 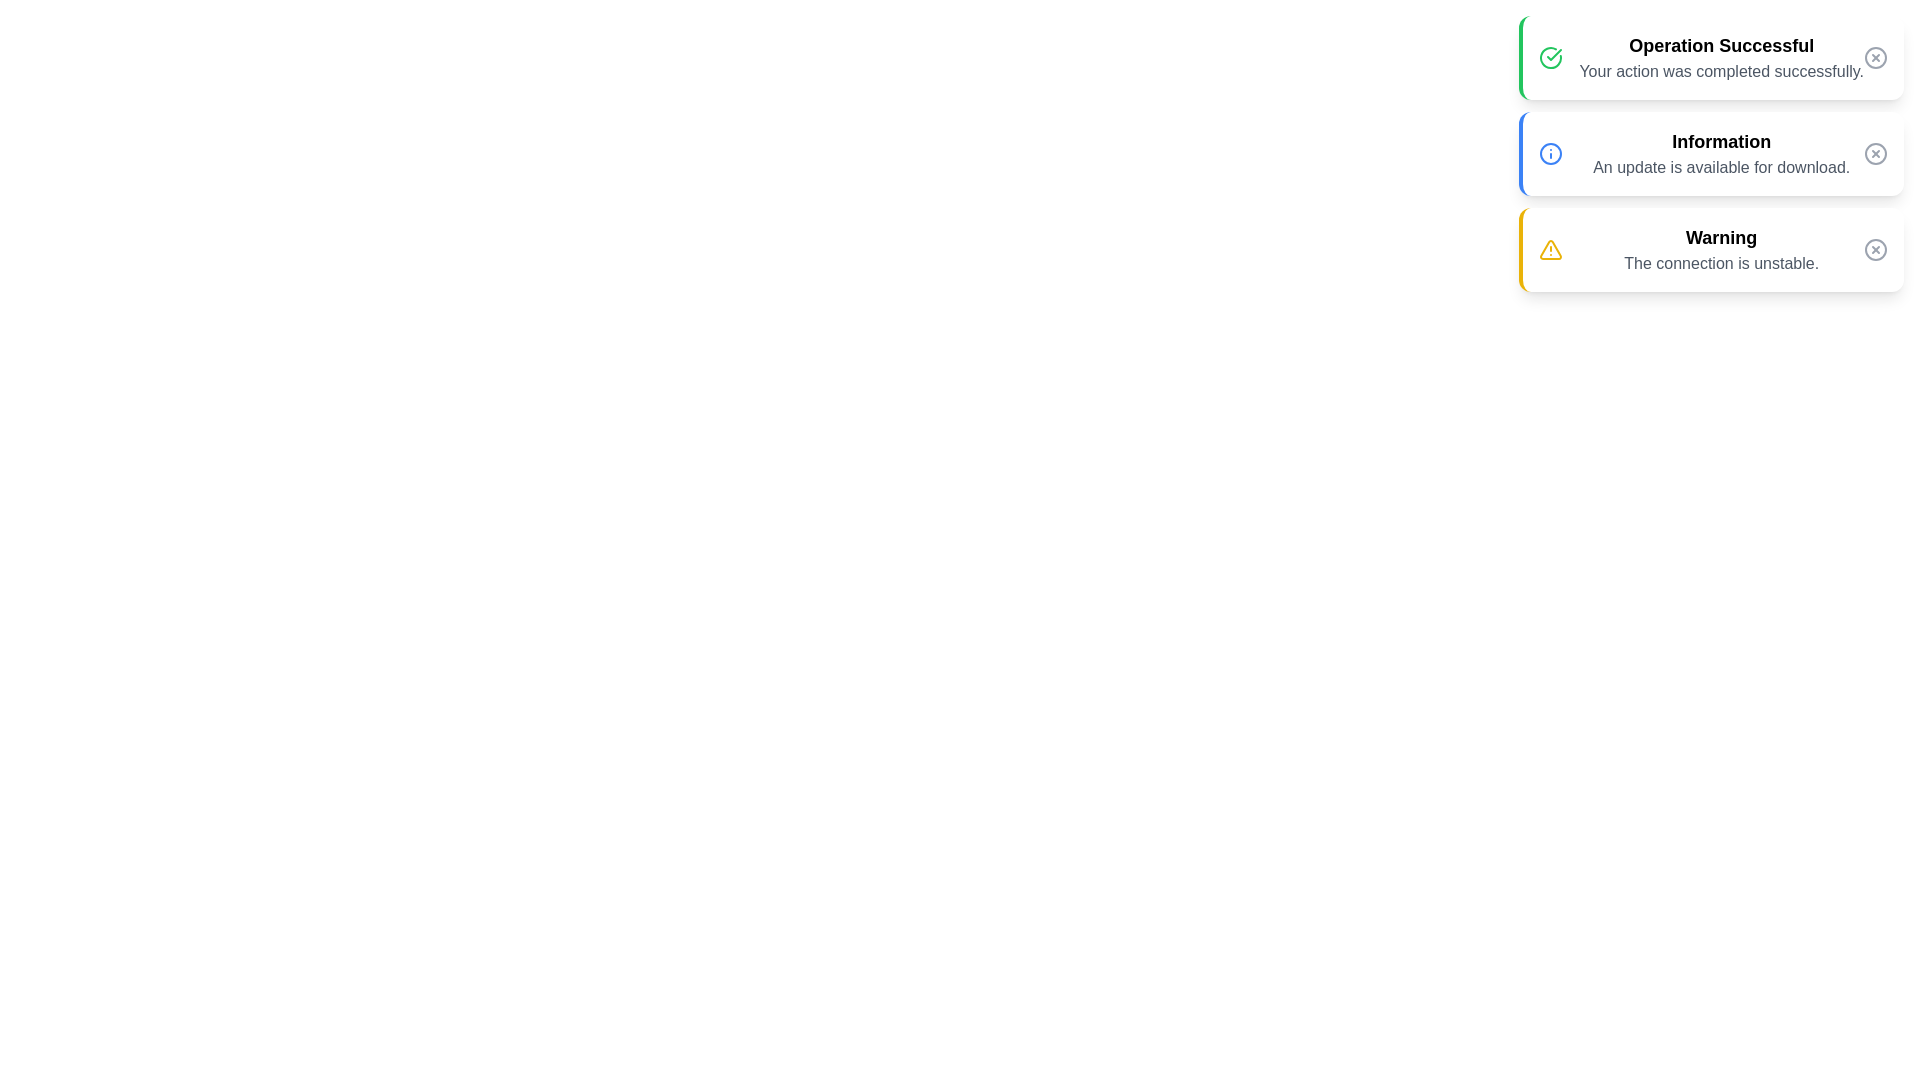 What do you see at coordinates (1709, 249) in the screenshot?
I see `the notification with type warning` at bounding box center [1709, 249].